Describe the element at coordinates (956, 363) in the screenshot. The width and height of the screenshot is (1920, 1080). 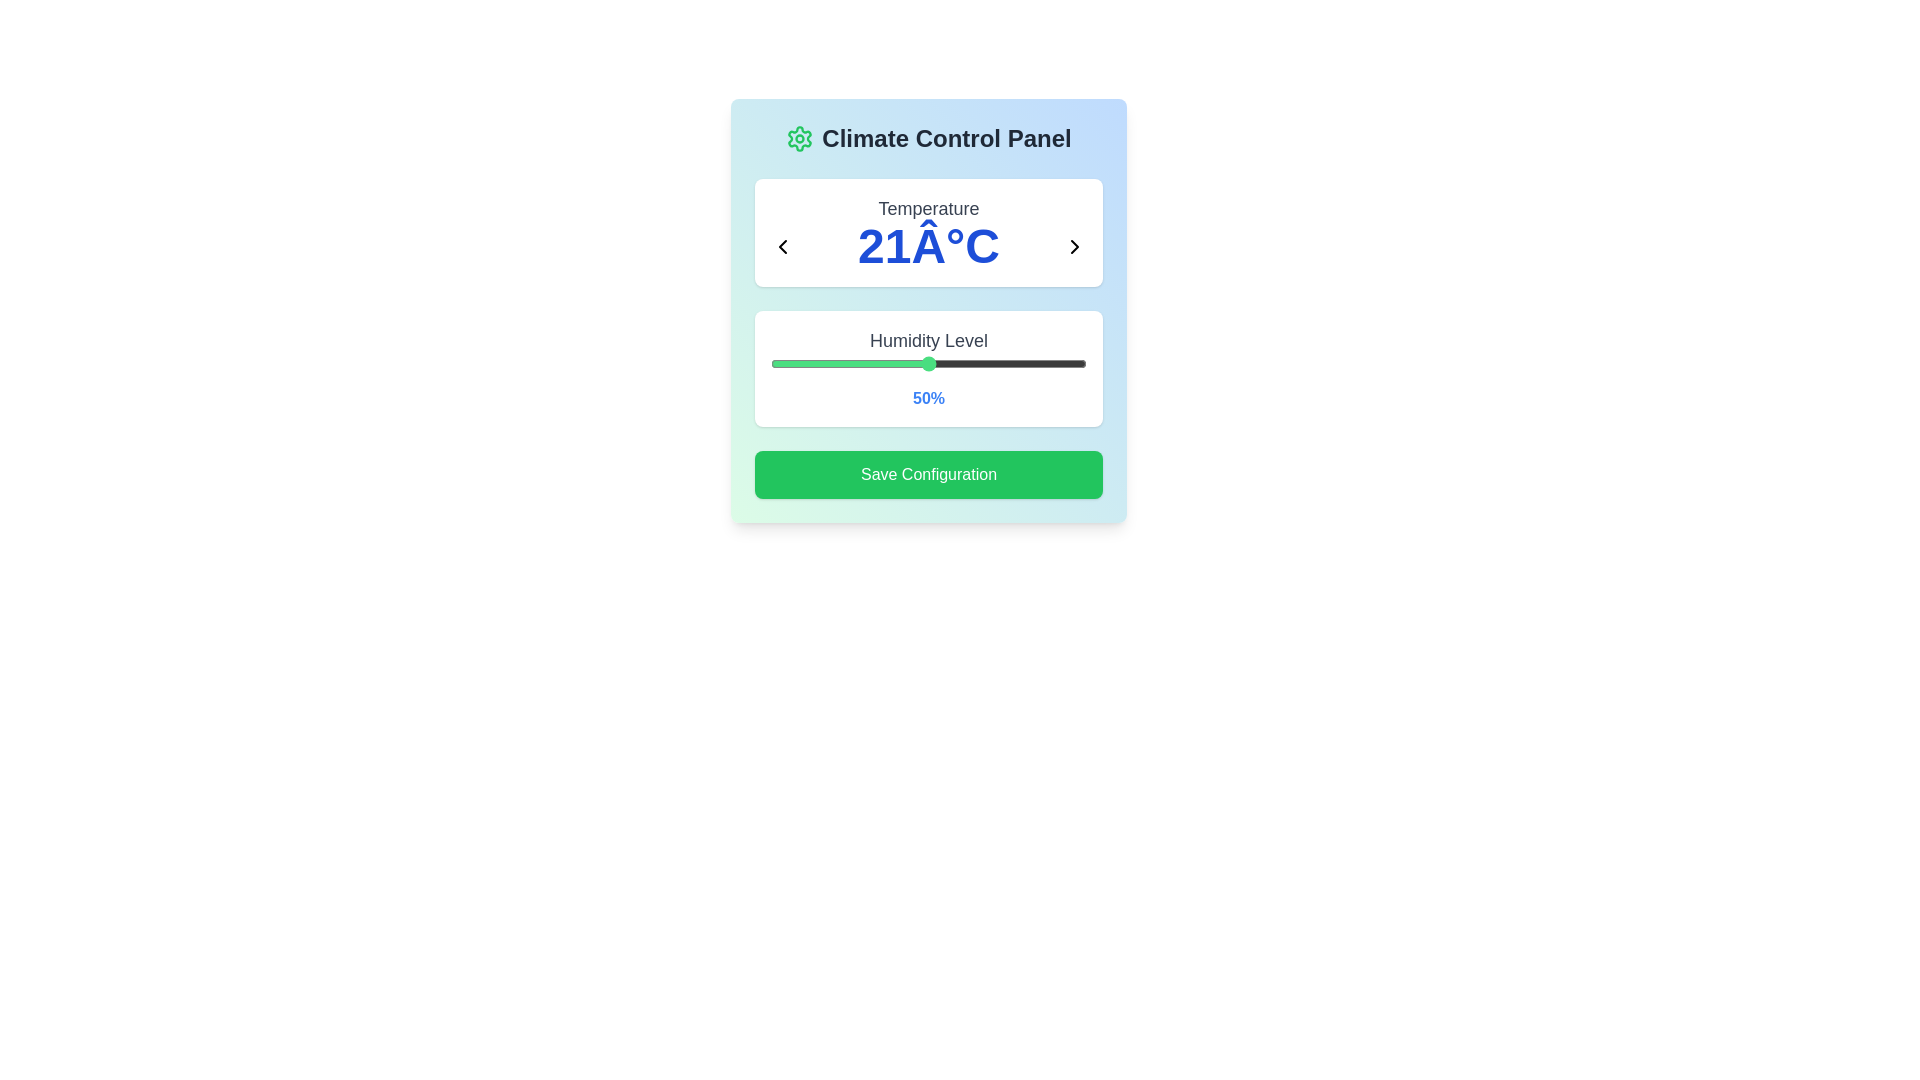
I see `the humidity slider to 59%` at that location.